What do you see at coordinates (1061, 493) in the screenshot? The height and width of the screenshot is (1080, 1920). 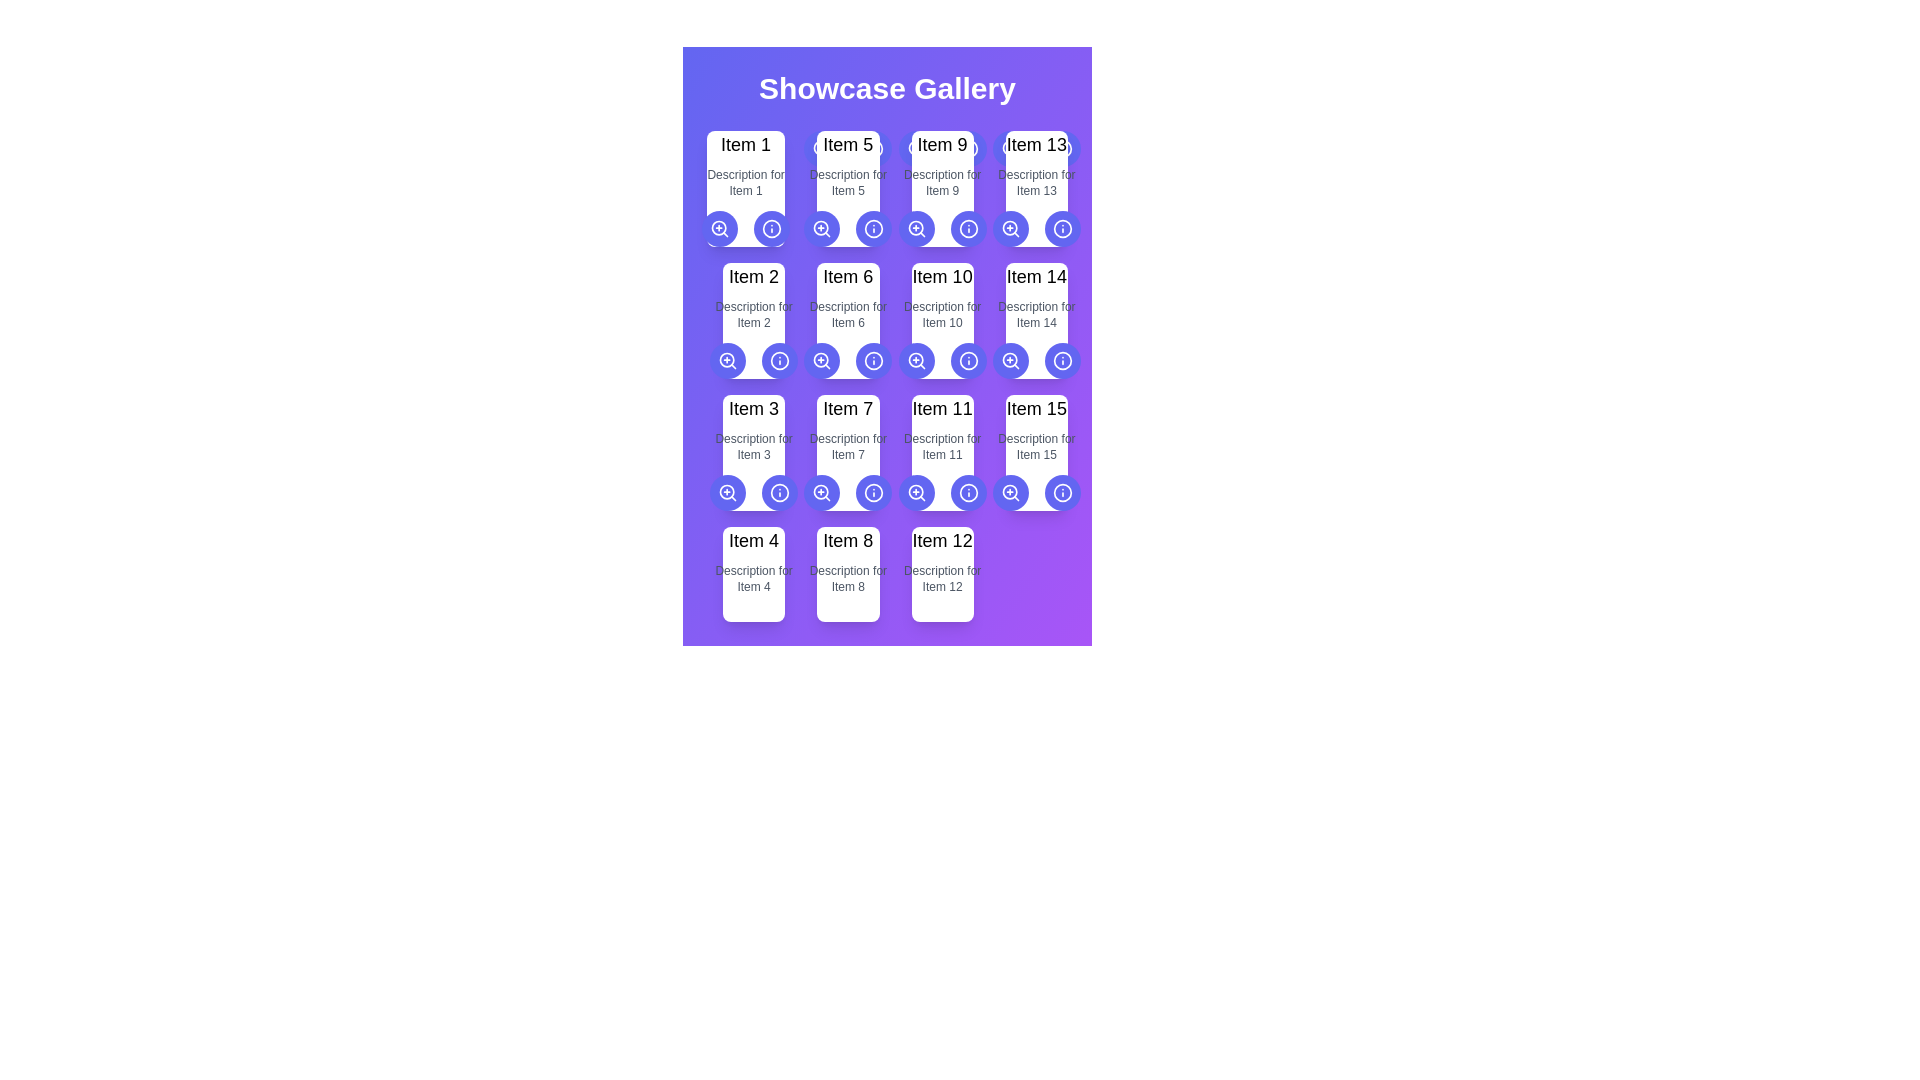 I see `the blue circular icon with a minimalist information symbol located in the bottom right corner of the grid under the panel labeled 'Item 15'` at bounding box center [1061, 493].